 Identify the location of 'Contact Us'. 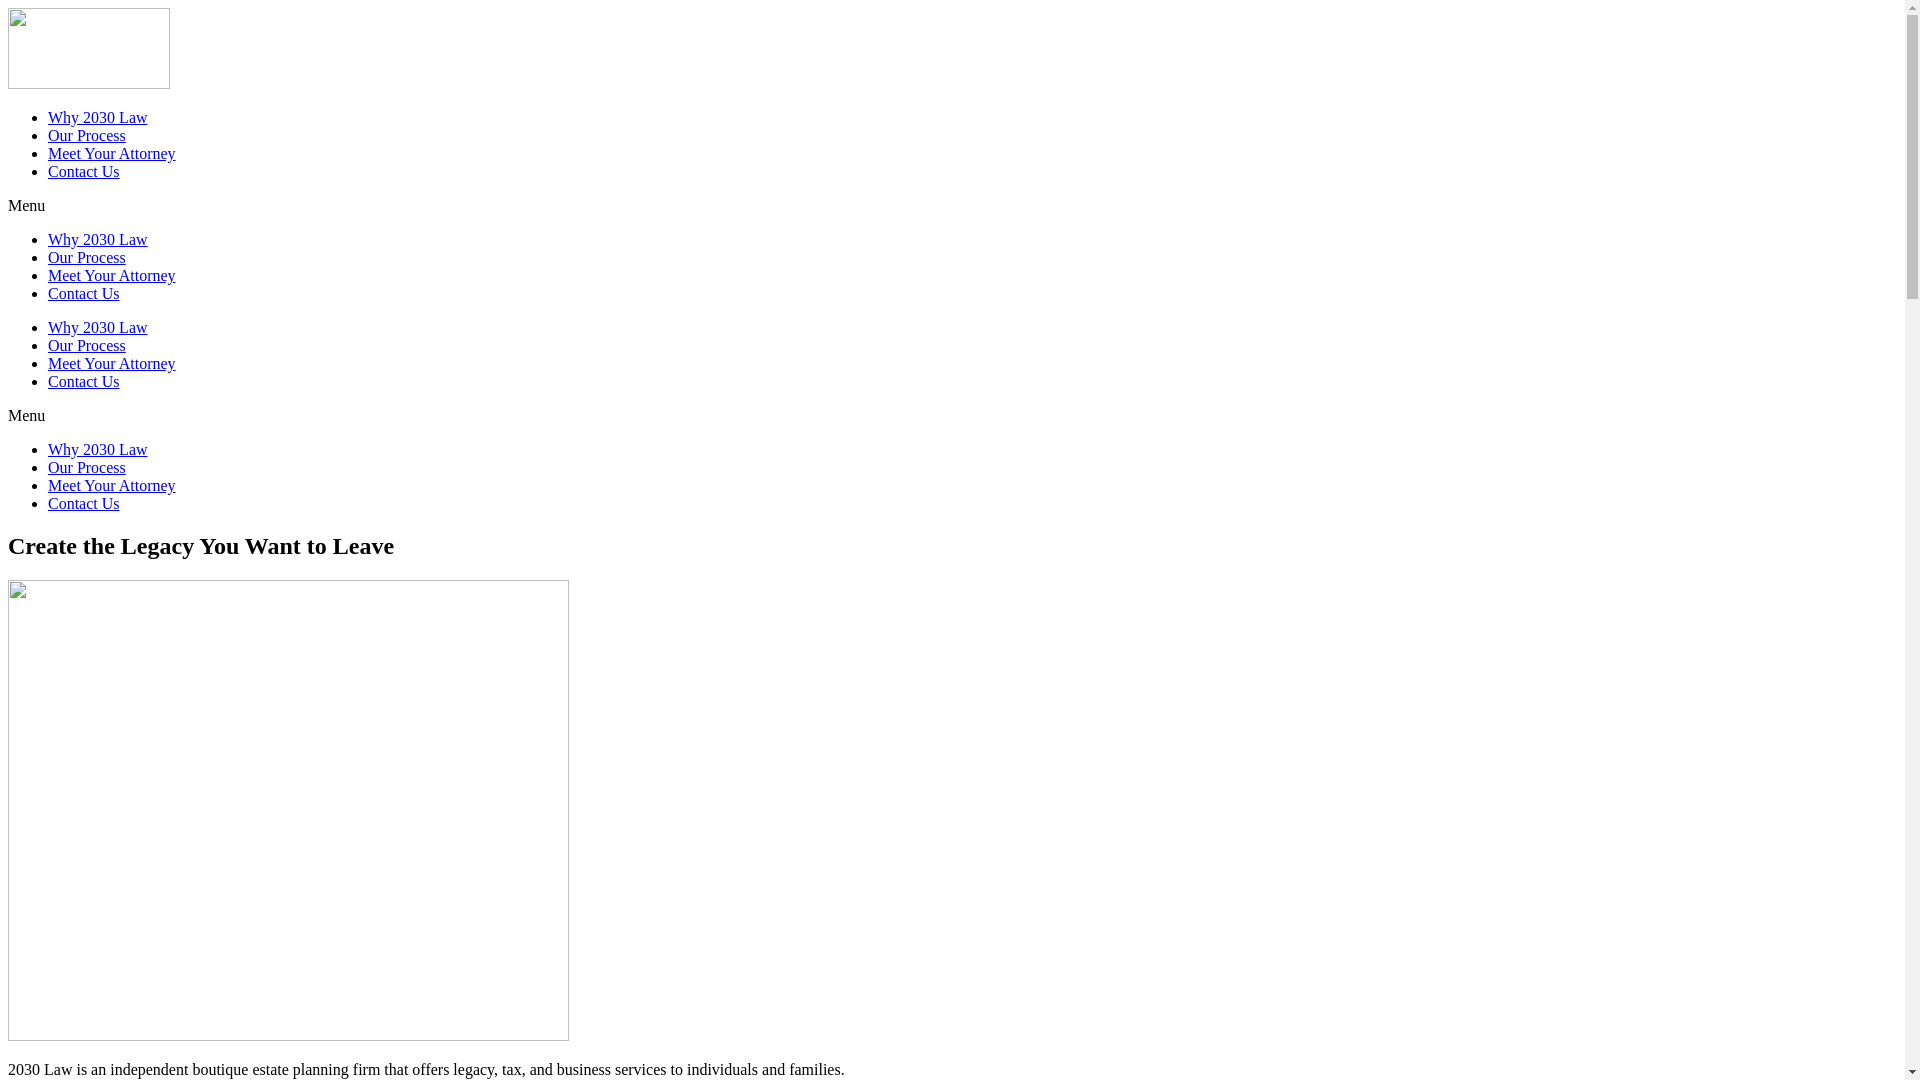
(48, 381).